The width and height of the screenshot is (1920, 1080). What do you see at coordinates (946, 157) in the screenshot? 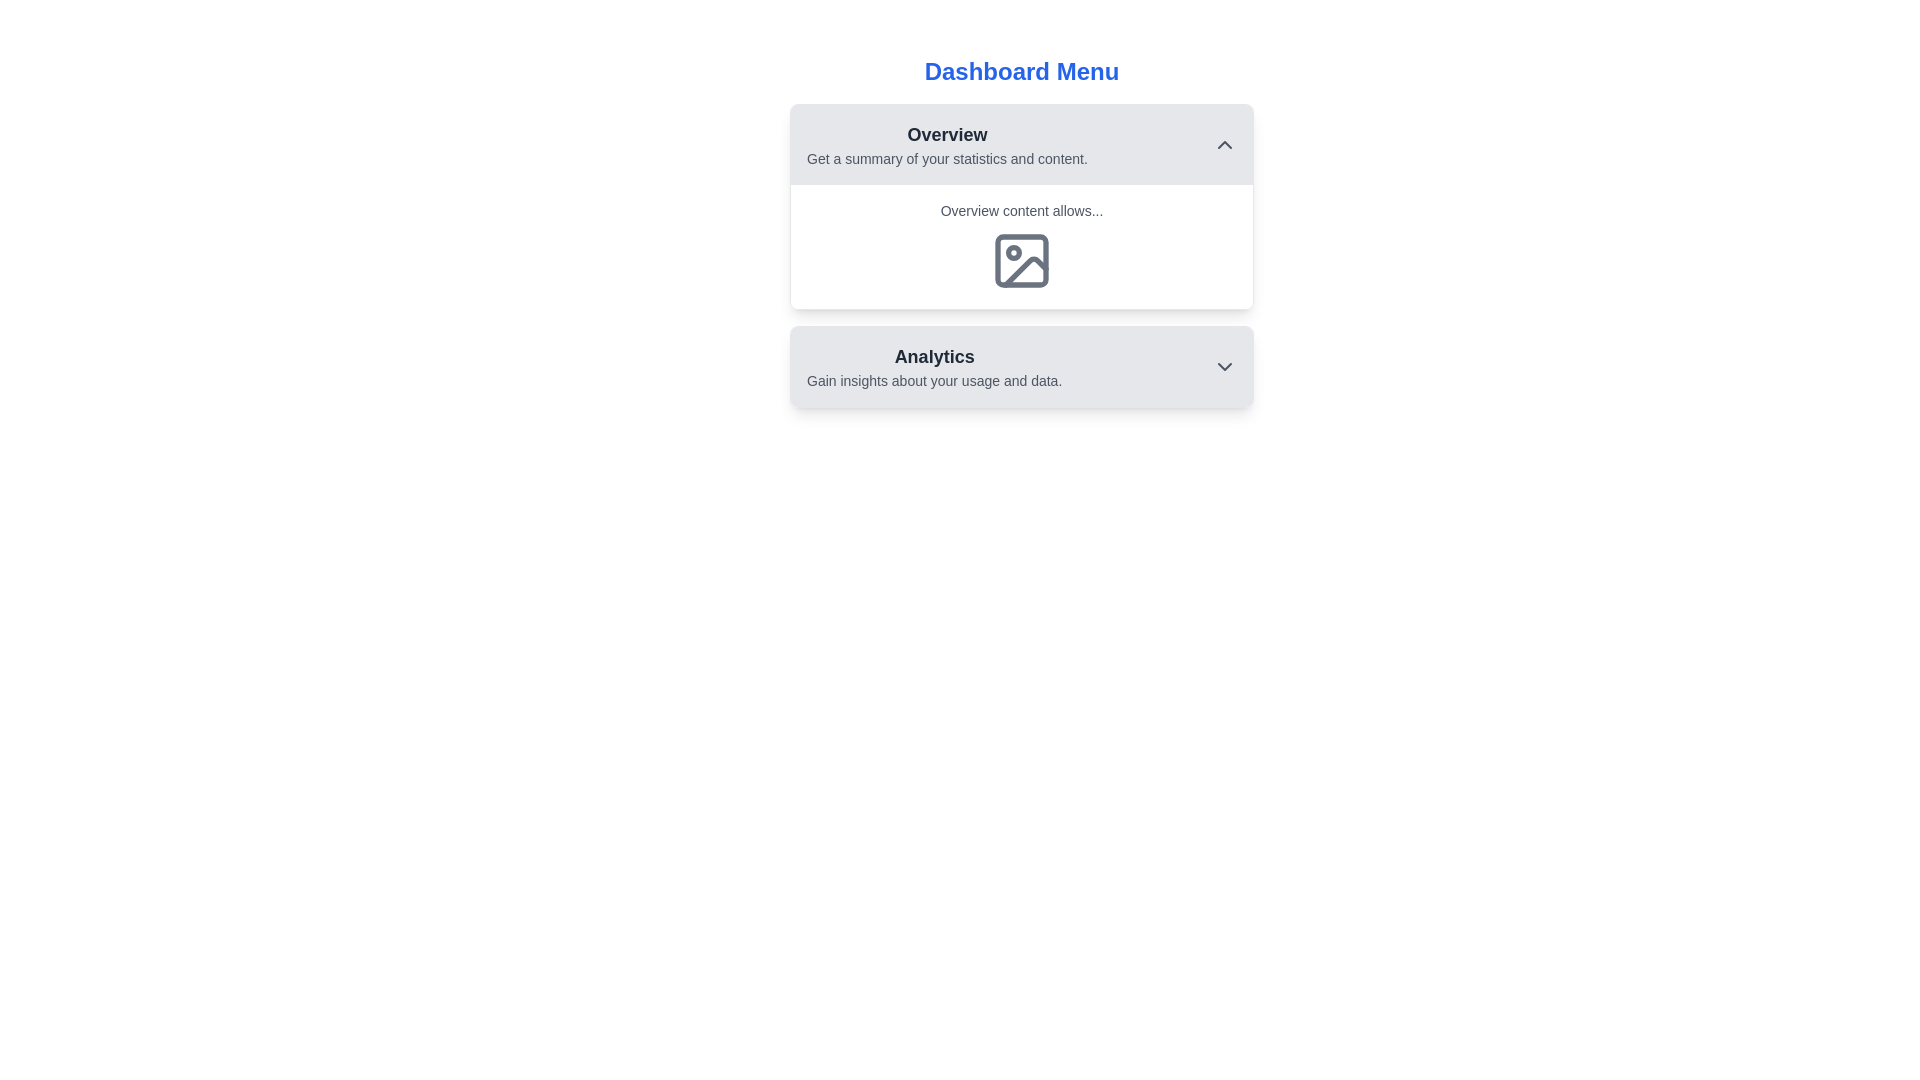
I see `the informational text label located beneath the 'Overview' section in the Dashboard Menu, which provides a summary related to that section` at bounding box center [946, 157].